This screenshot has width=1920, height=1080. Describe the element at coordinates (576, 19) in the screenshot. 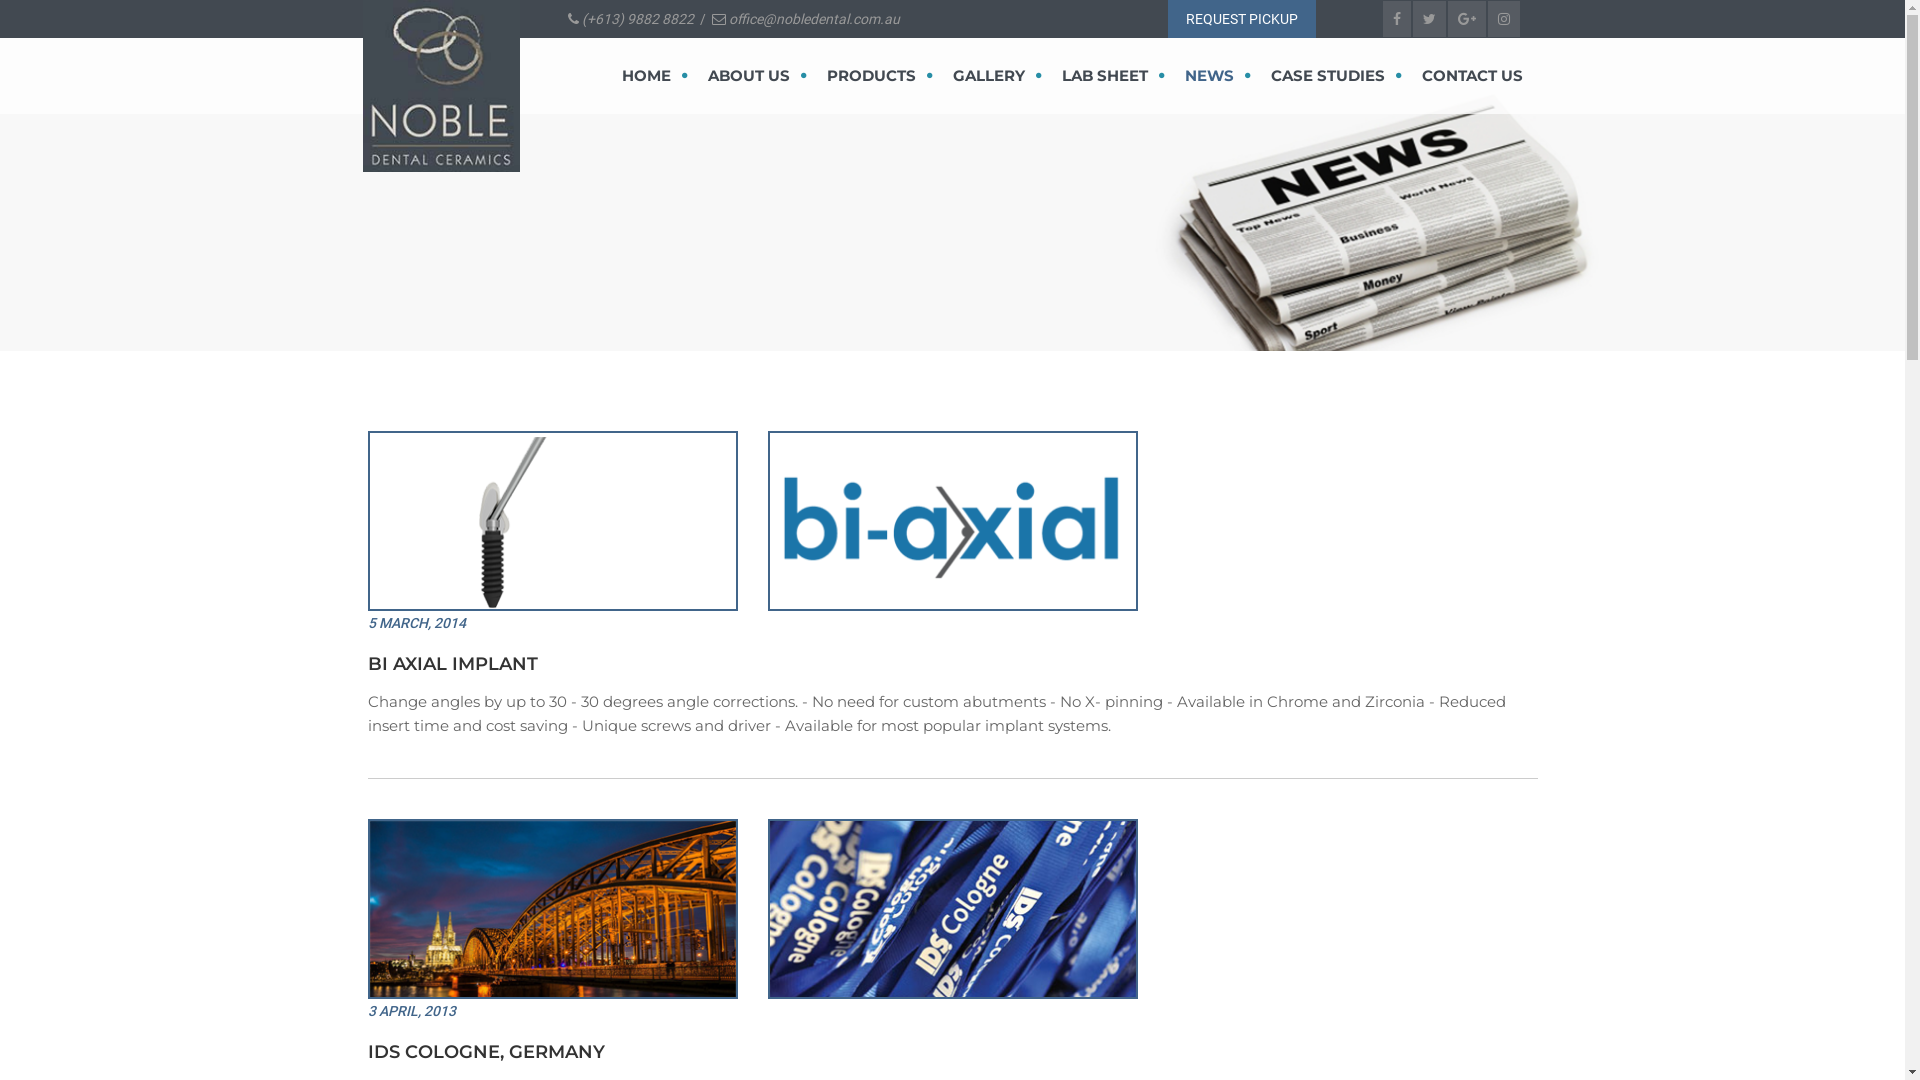

I see `'(+613) 9882 8822'` at that location.